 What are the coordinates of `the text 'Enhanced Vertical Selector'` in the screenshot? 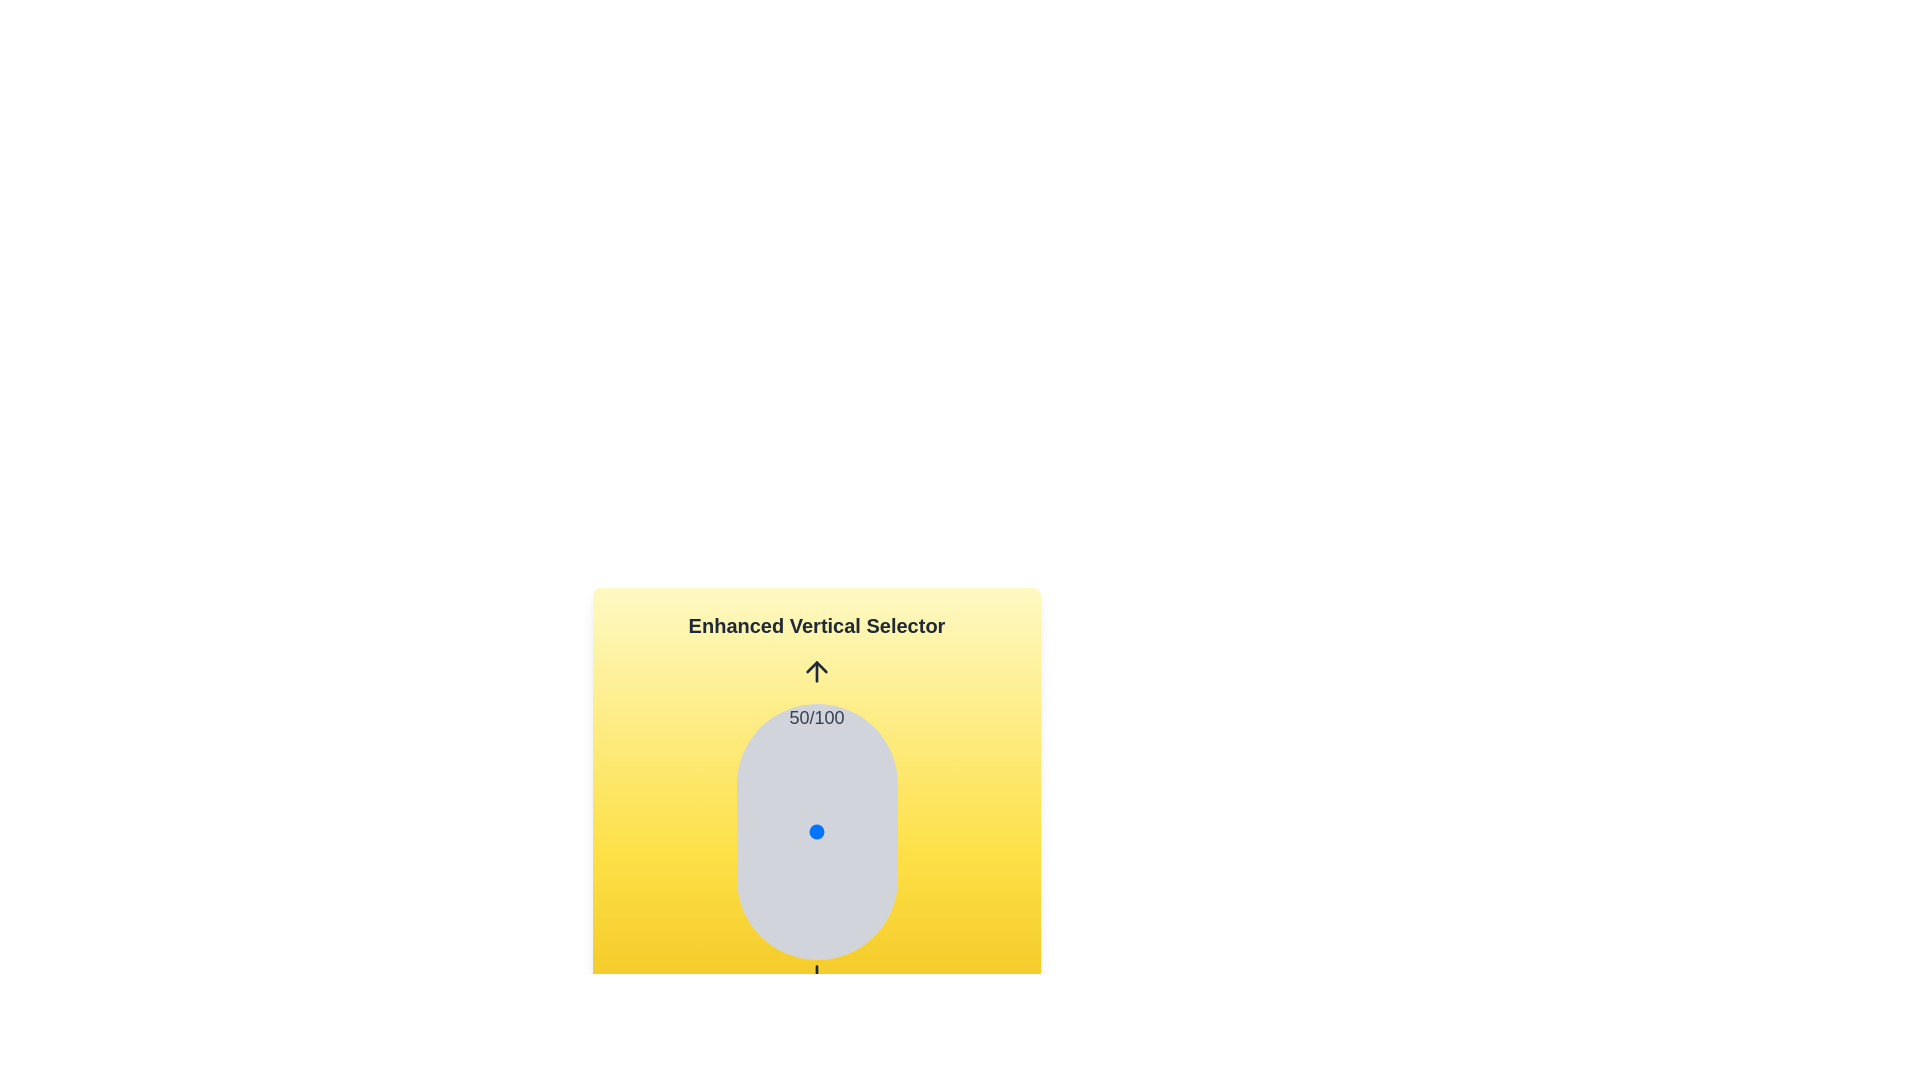 It's located at (816, 624).